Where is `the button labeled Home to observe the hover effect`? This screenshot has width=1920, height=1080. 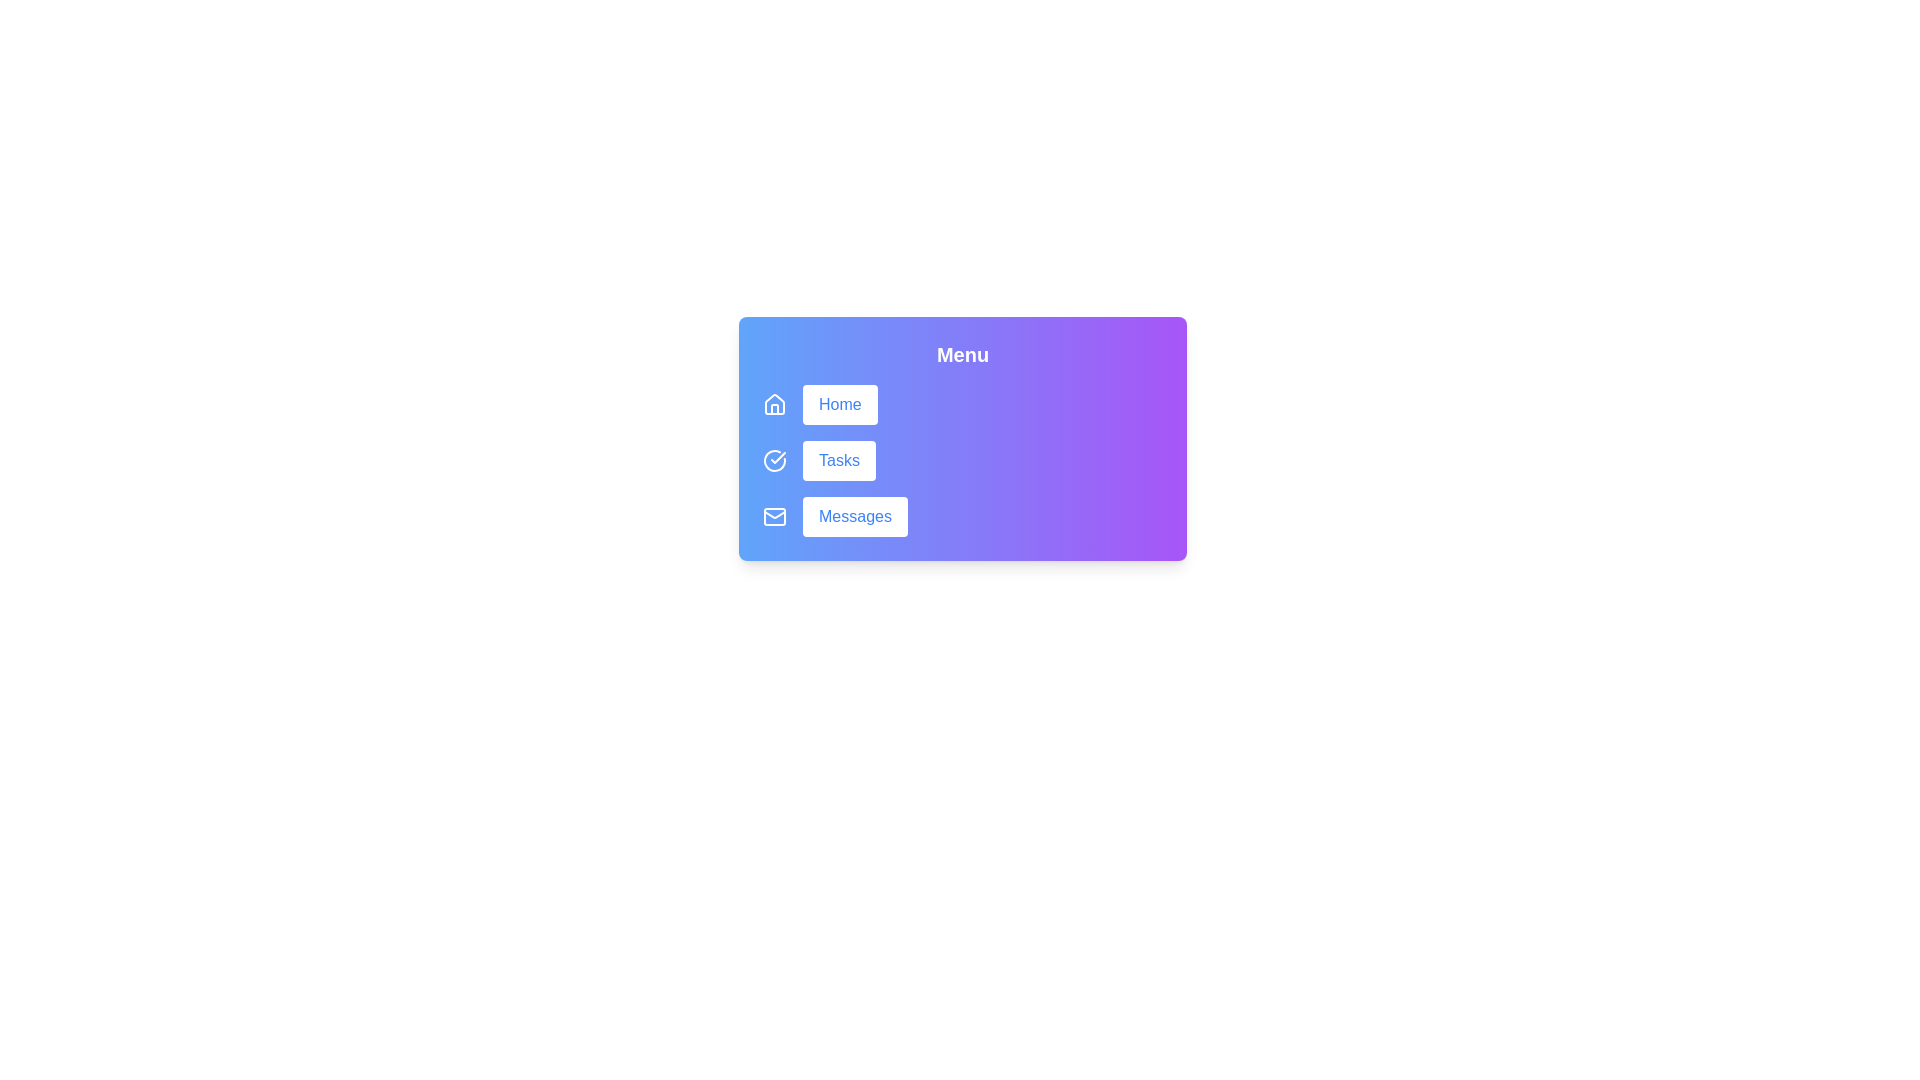
the button labeled Home to observe the hover effect is located at coordinates (840, 405).